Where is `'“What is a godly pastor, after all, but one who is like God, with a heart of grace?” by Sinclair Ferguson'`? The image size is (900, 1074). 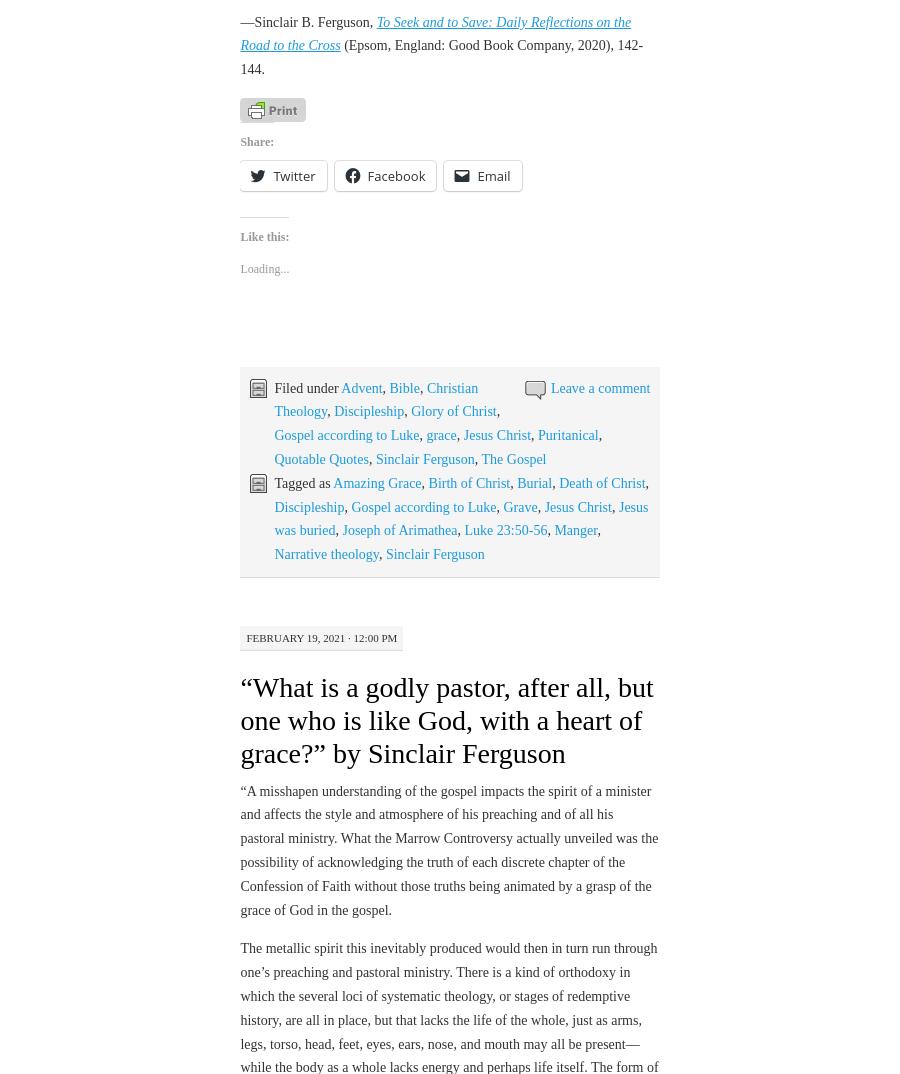
'“What is a godly pastor, after all, but one who is like God, with a heart of grace?” by Sinclair Ferguson' is located at coordinates (239, 663).